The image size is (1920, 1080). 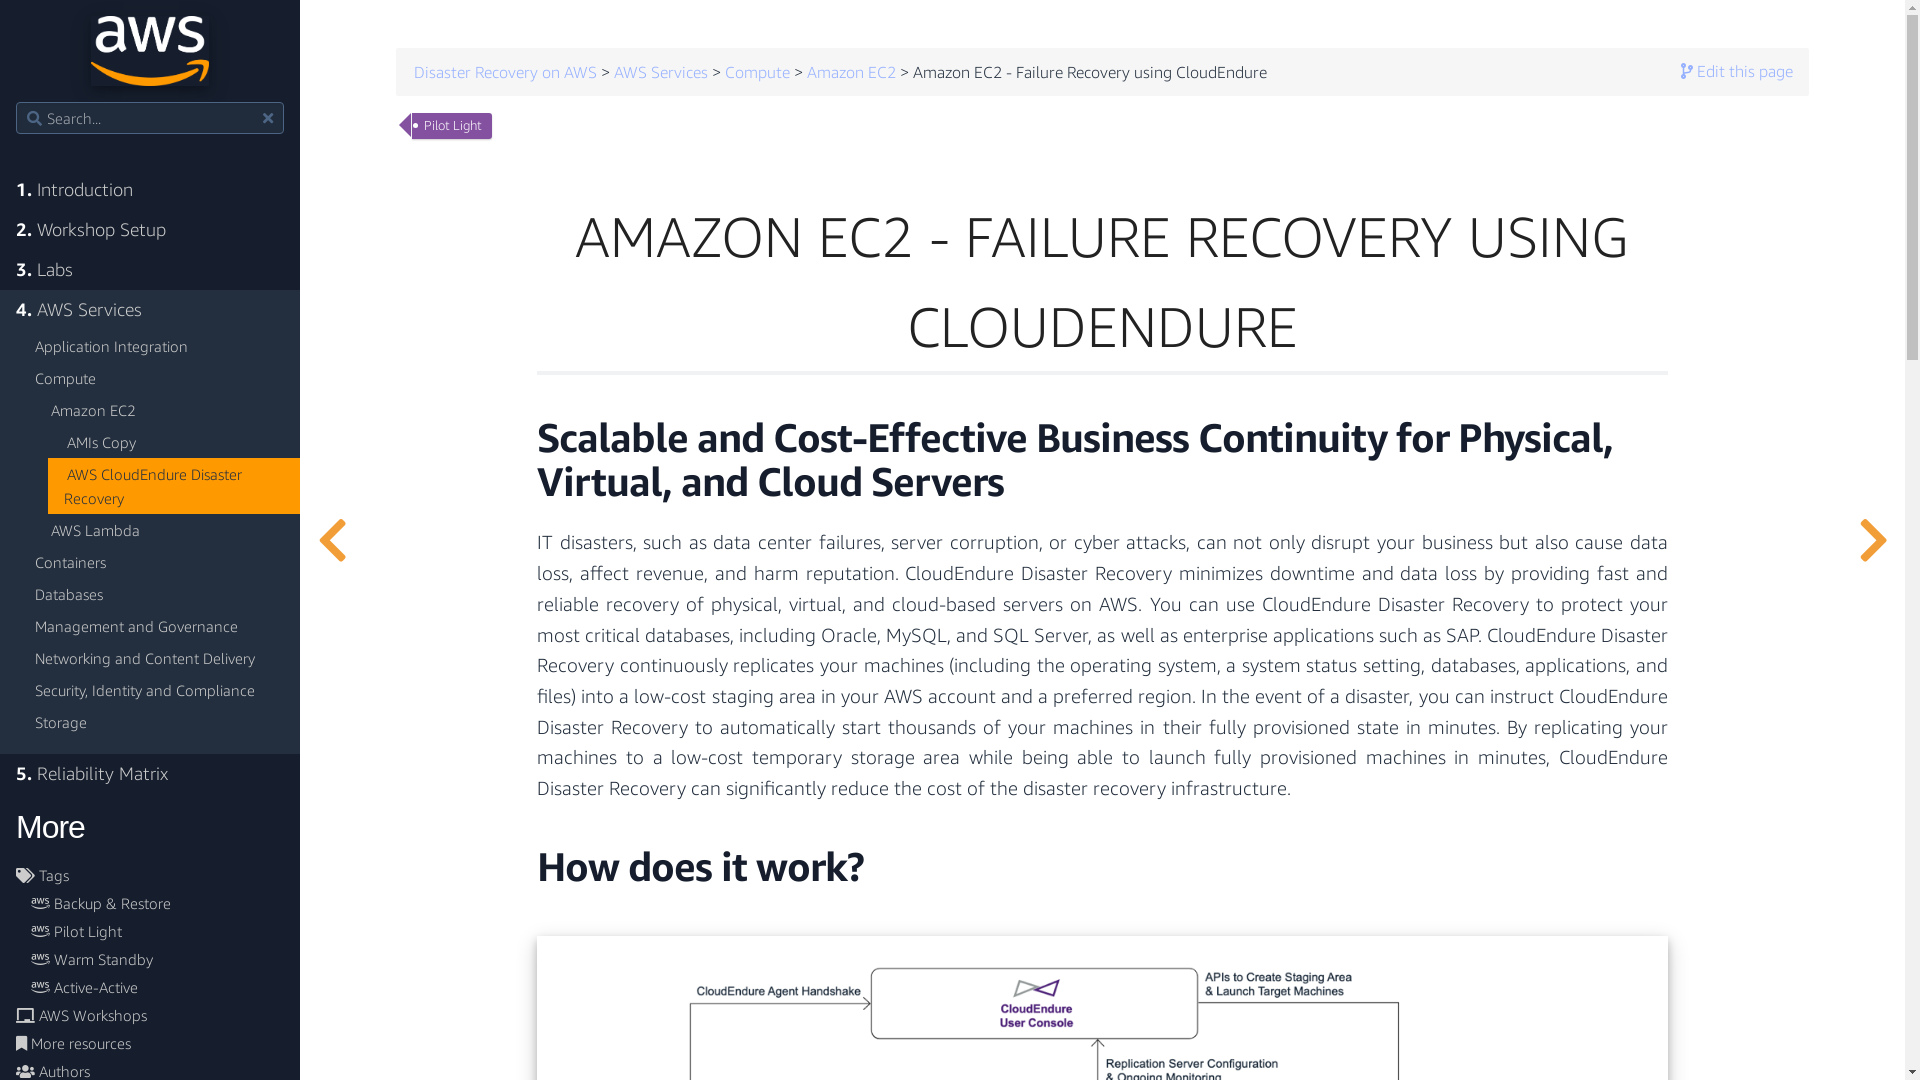 What do you see at coordinates (148, 189) in the screenshot?
I see `'1. Introduction'` at bounding box center [148, 189].